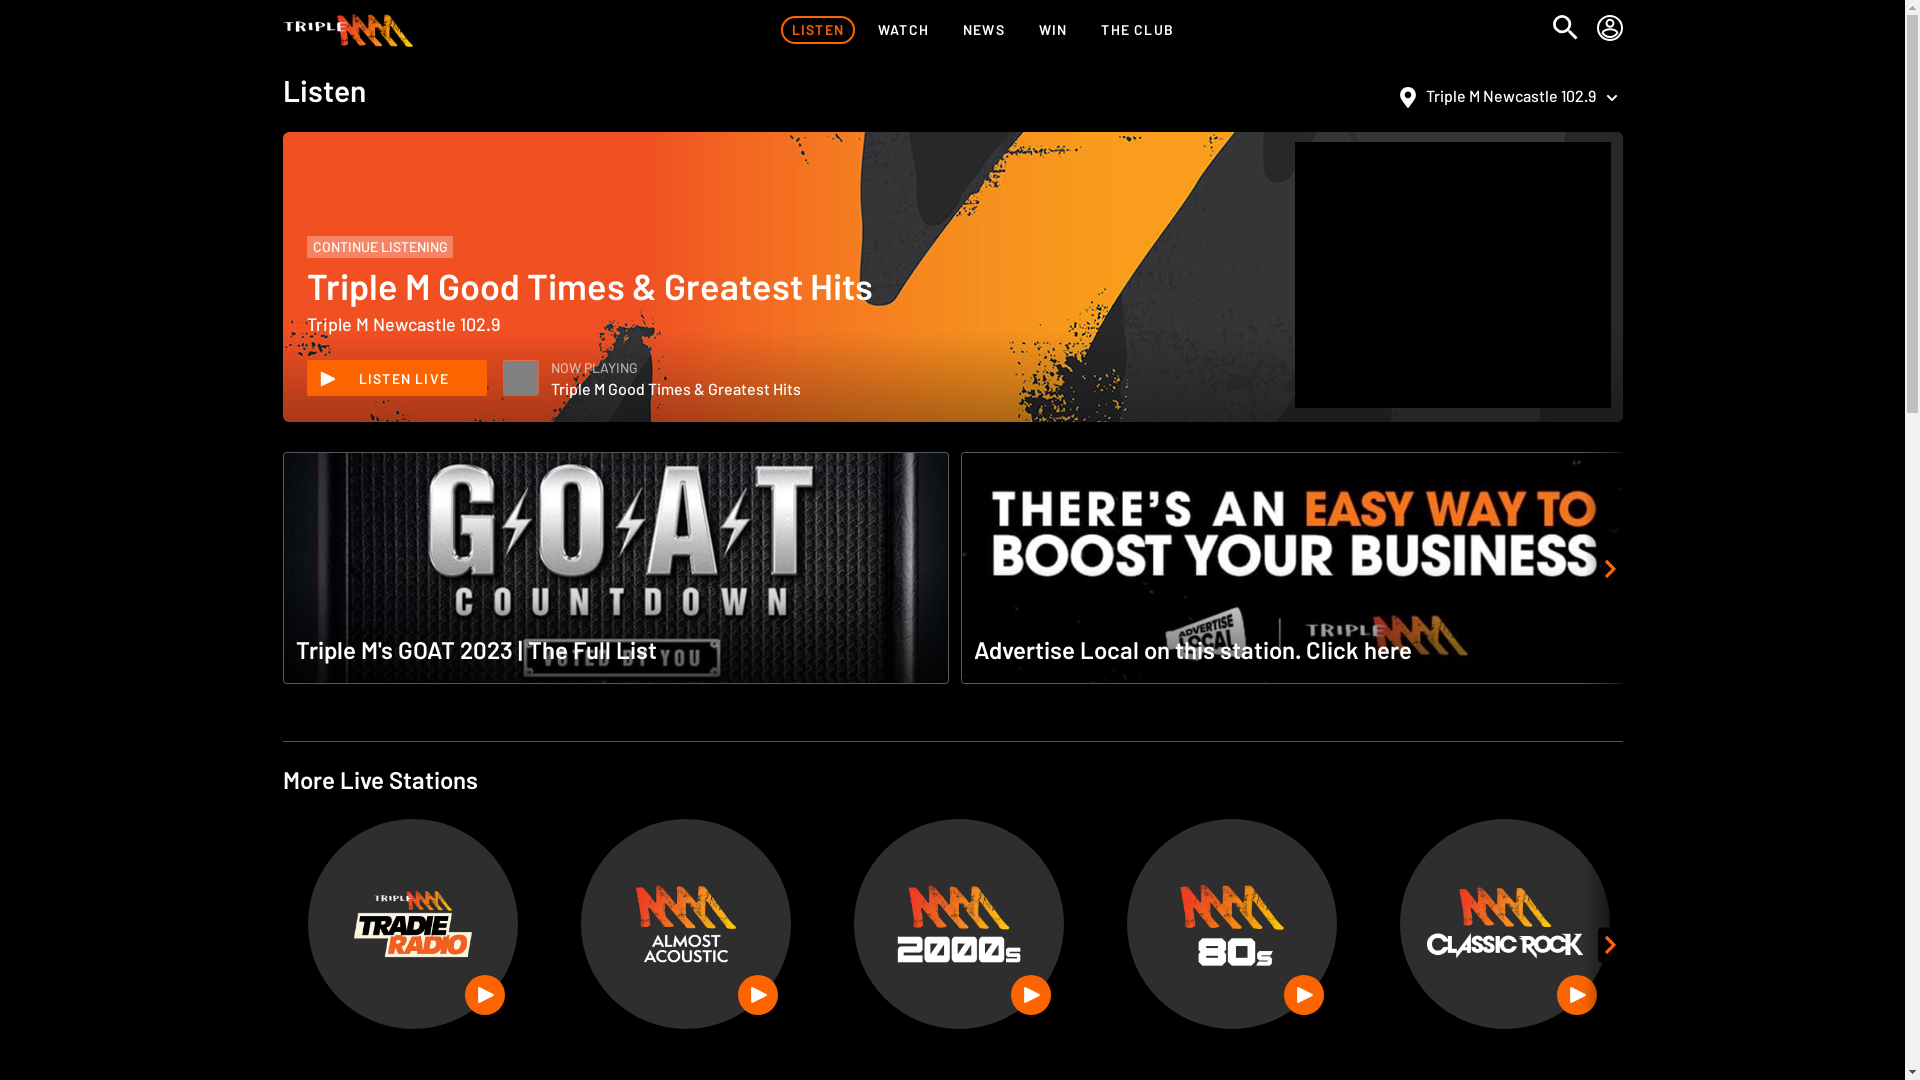  I want to click on '3rd party ad content', so click(1301, 274).